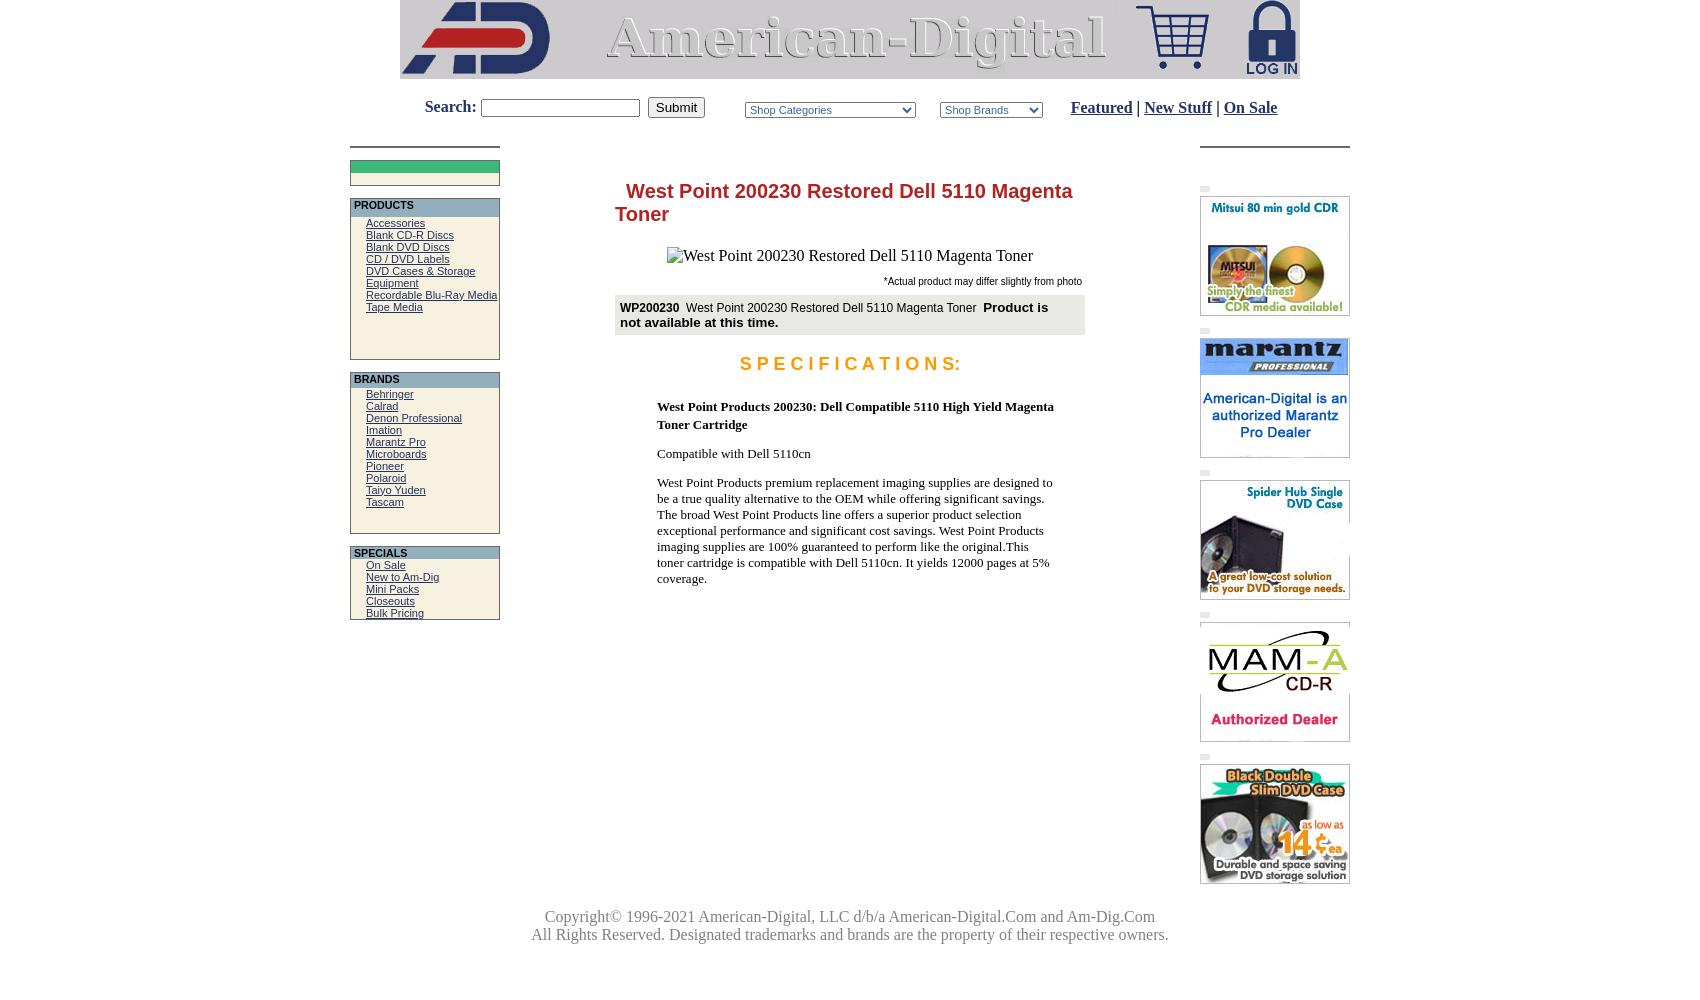 The image size is (1700, 1000). Describe the element at coordinates (733, 451) in the screenshot. I see `'Compatible with Dell 5110cn'` at that location.